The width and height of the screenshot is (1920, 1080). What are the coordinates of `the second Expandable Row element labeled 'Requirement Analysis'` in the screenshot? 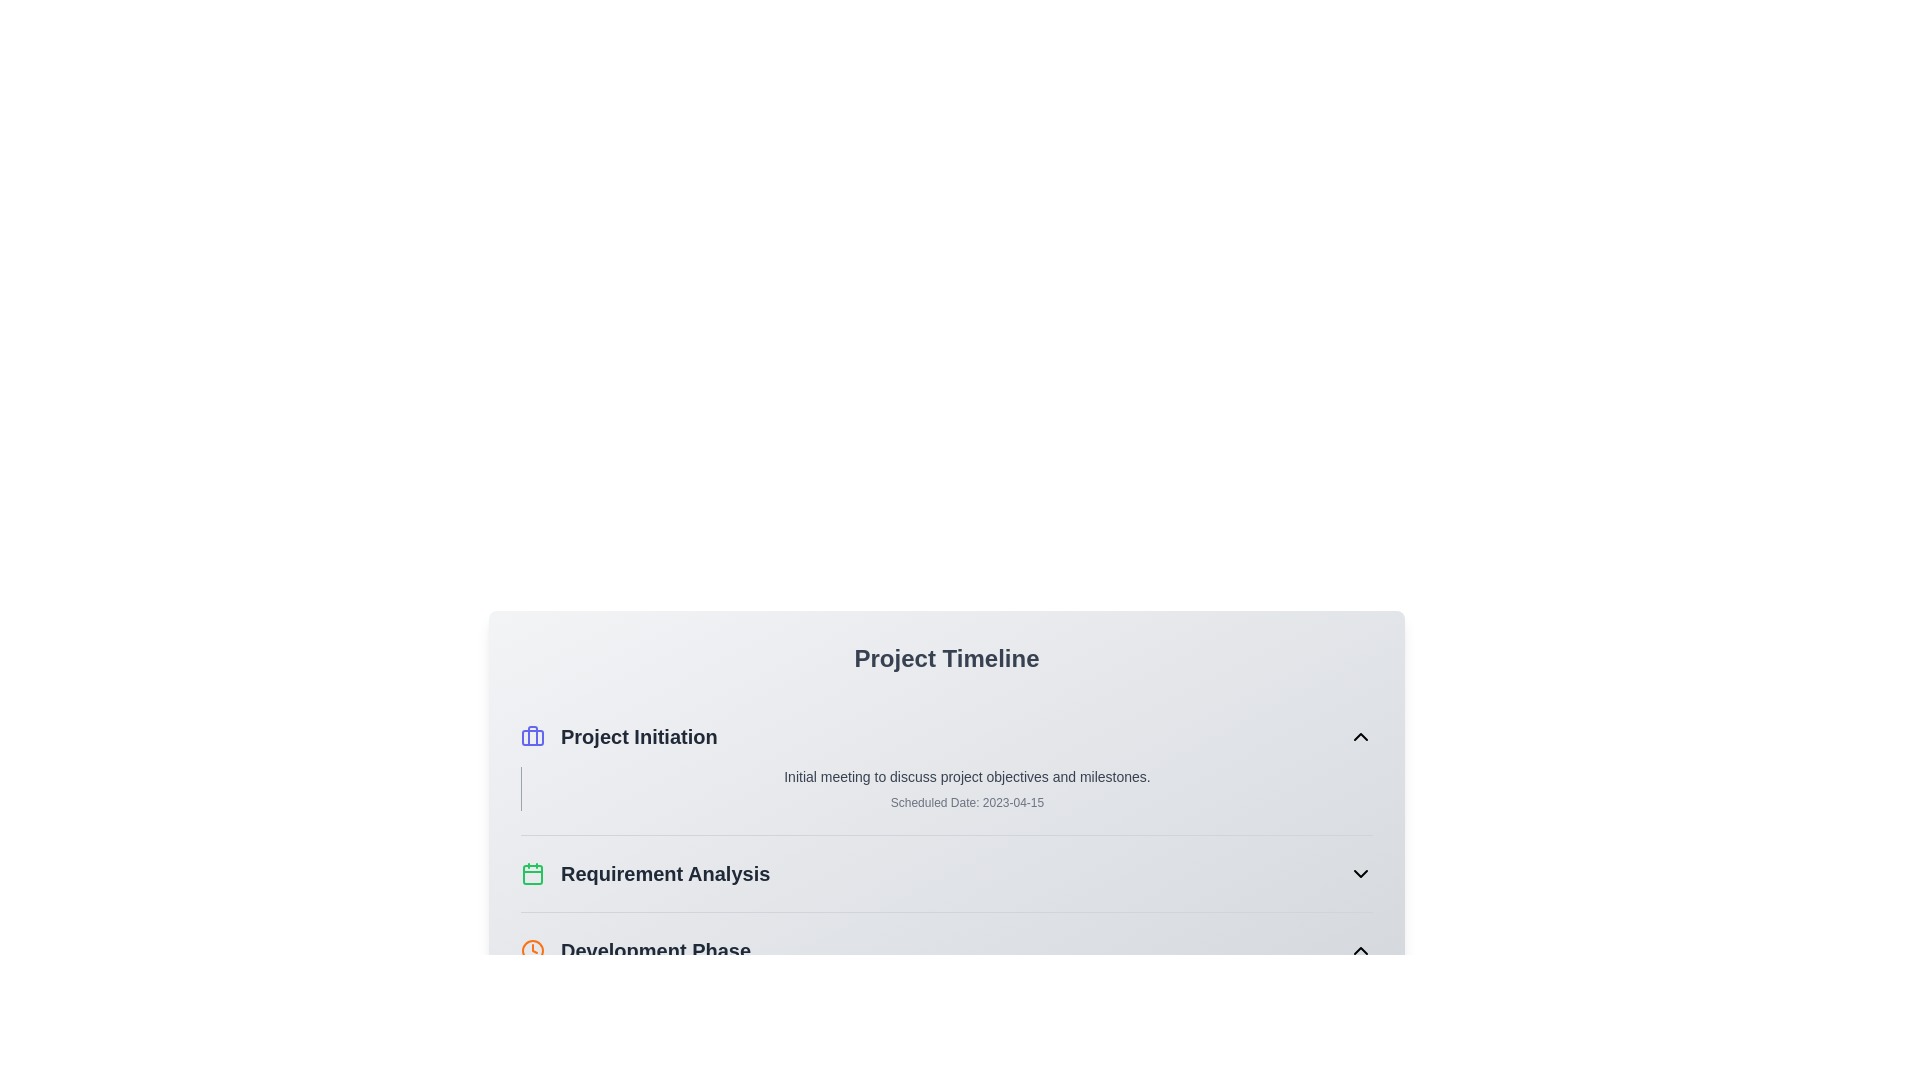 It's located at (945, 873).